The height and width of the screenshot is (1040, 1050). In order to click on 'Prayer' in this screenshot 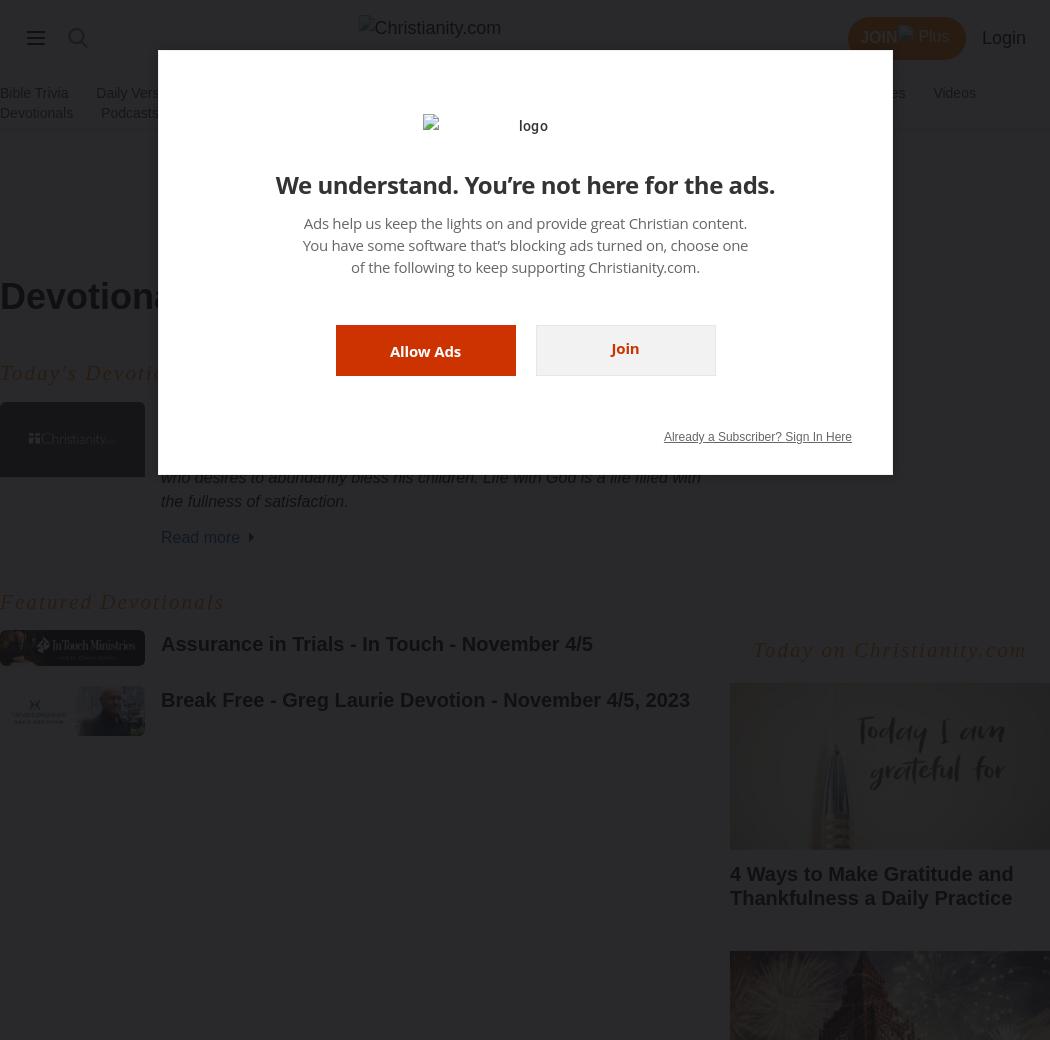, I will do `click(379, 91)`.